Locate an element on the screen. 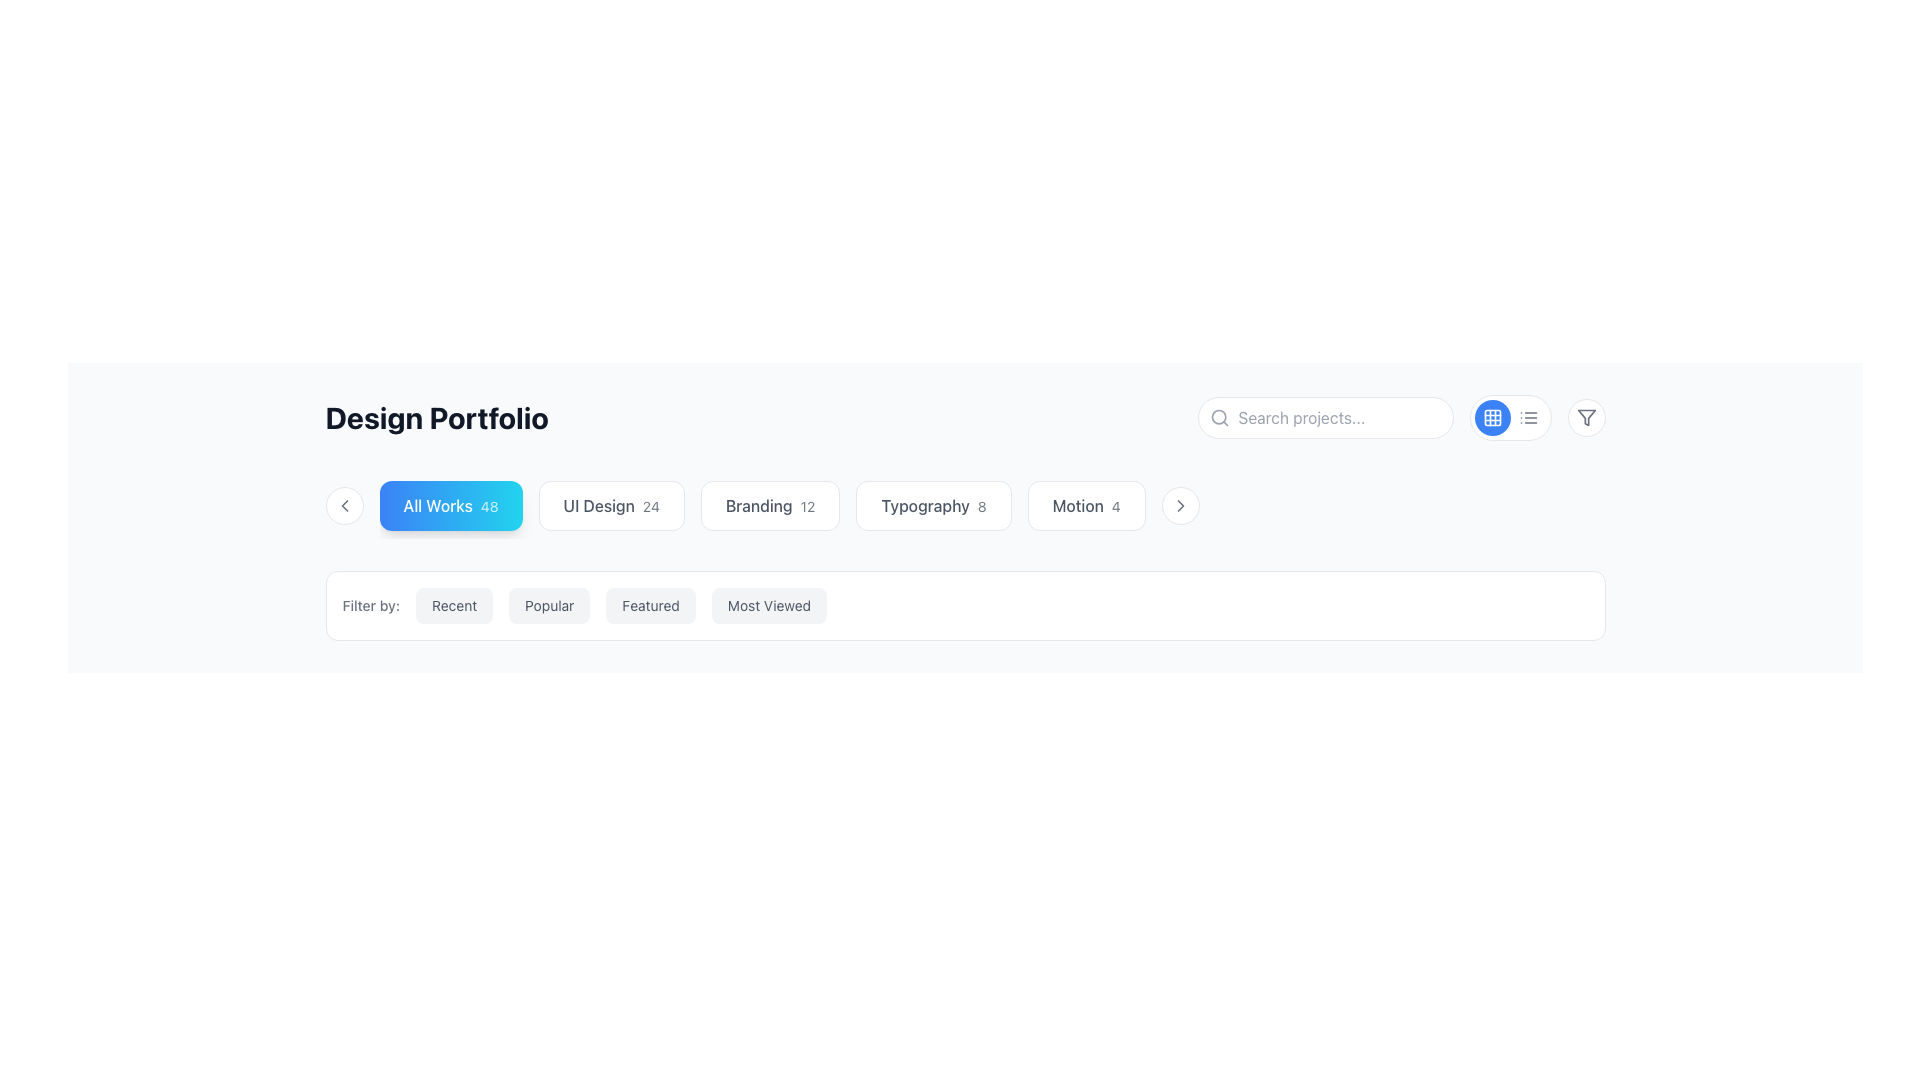  the circular blue button with a white grid layout icon located on the right-hand side of the top interface bar is located at coordinates (1492, 416).